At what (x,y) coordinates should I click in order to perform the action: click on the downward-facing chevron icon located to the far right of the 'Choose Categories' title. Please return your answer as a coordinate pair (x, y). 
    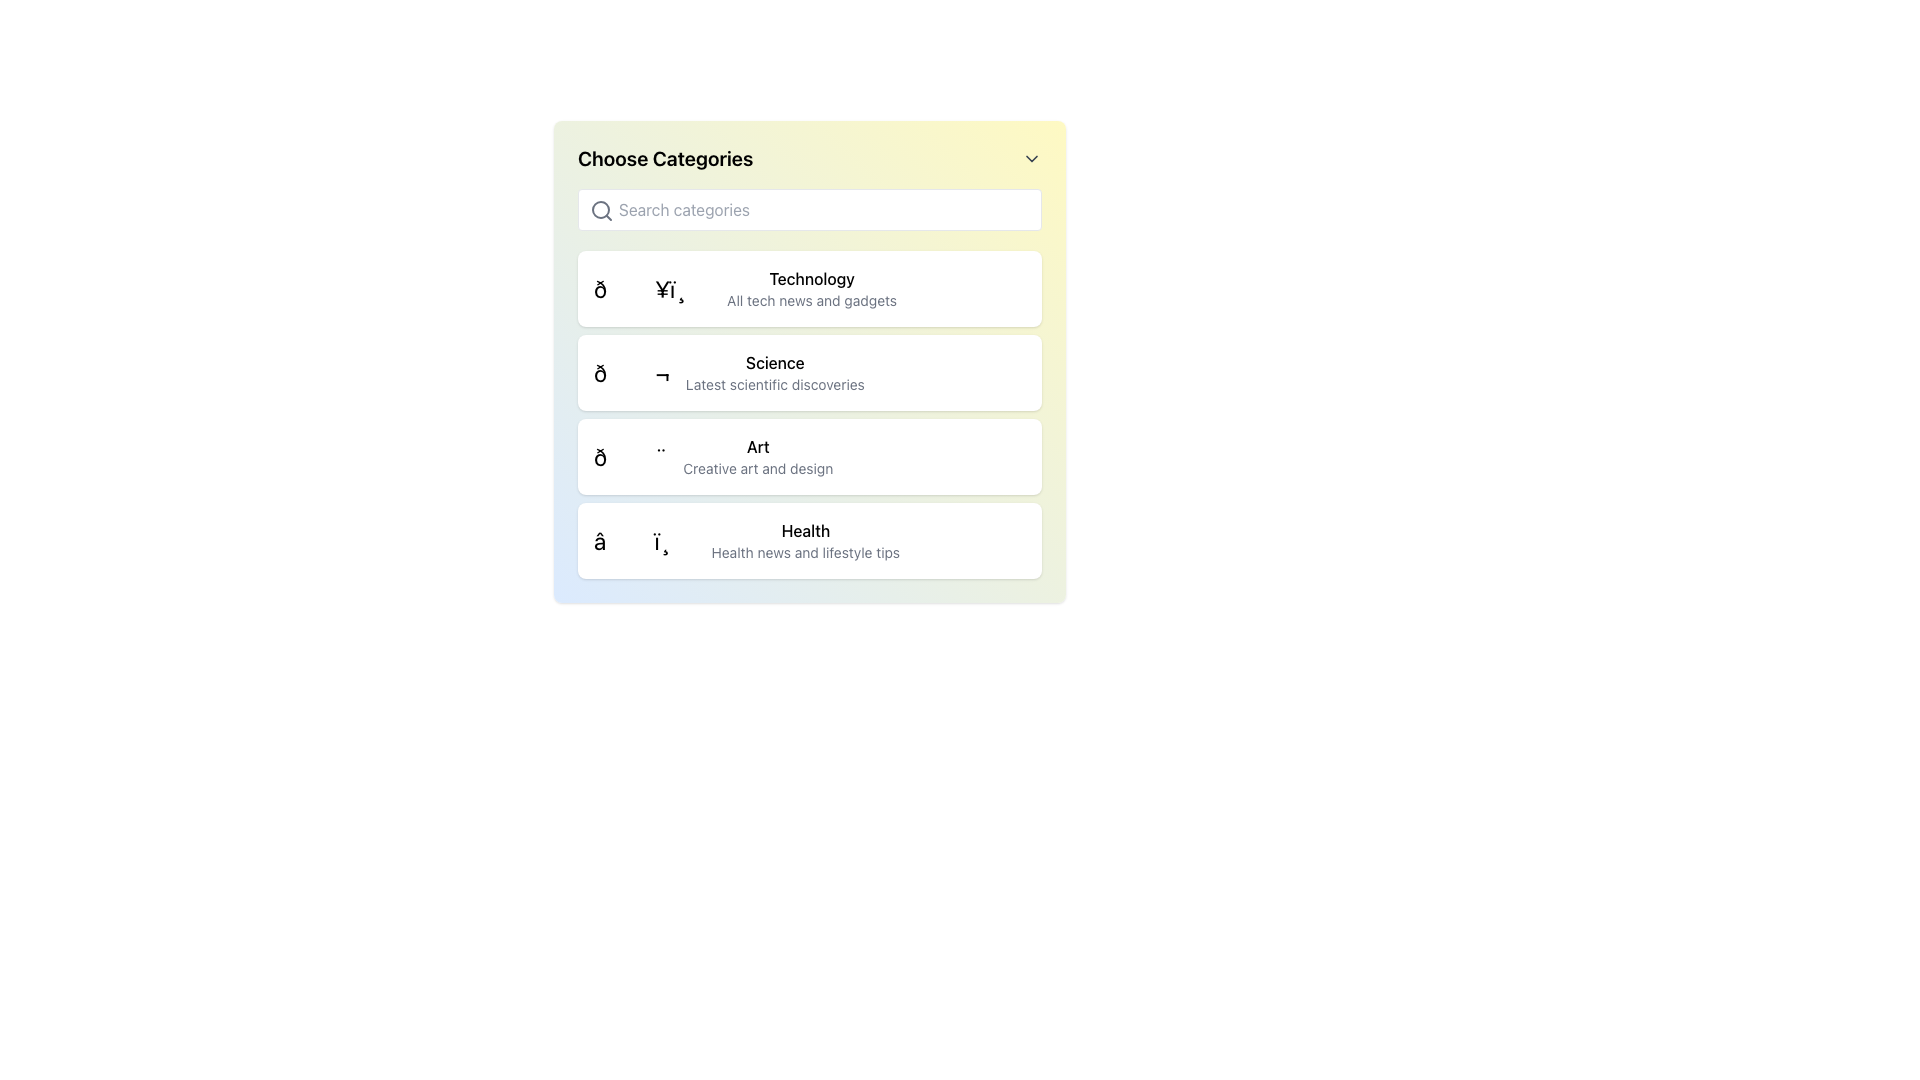
    Looking at the image, I should click on (1032, 157).